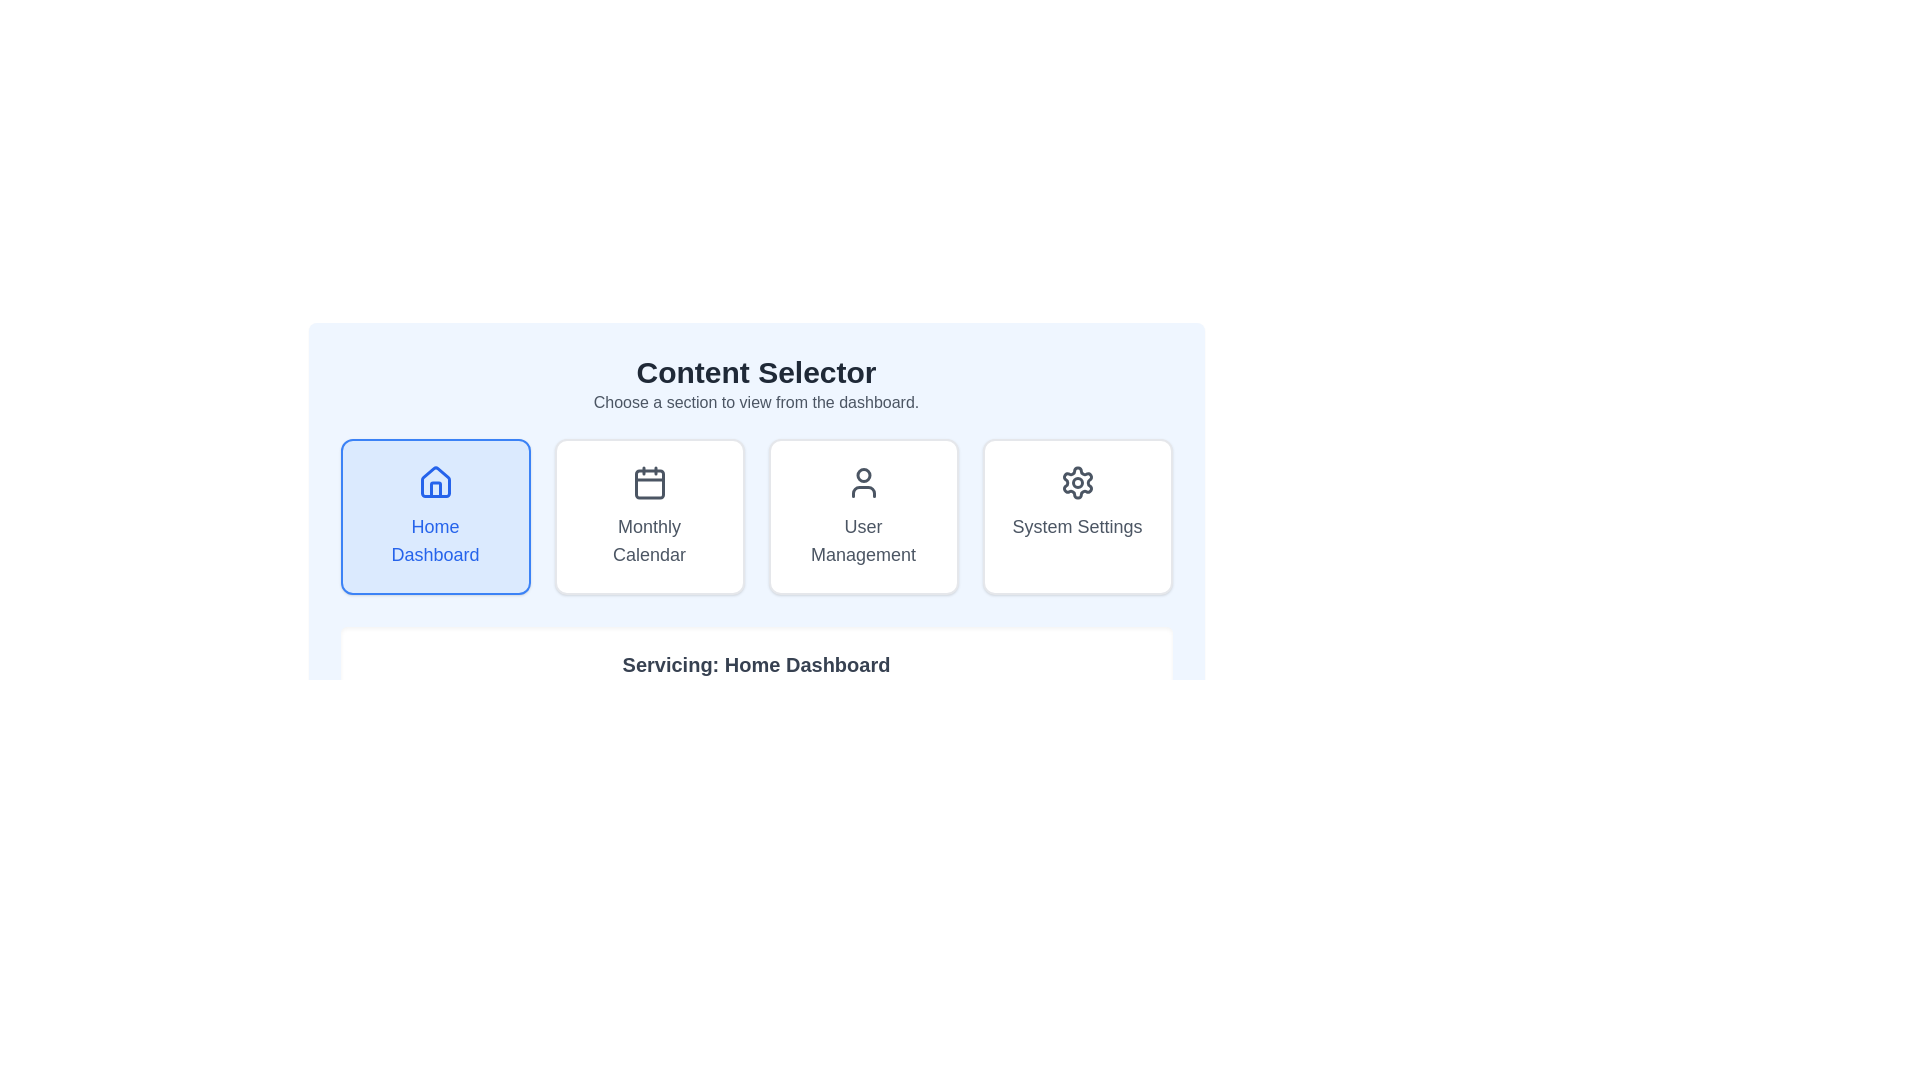 Image resolution: width=1920 pixels, height=1080 pixels. What do you see at coordinates (649, 484) in the screenshot?
I see `the decorative graphical element representing a calendar aspect in the 'Monthly Calendar' section of the 'Content Selector' interface` at bounding box center [649, 484].